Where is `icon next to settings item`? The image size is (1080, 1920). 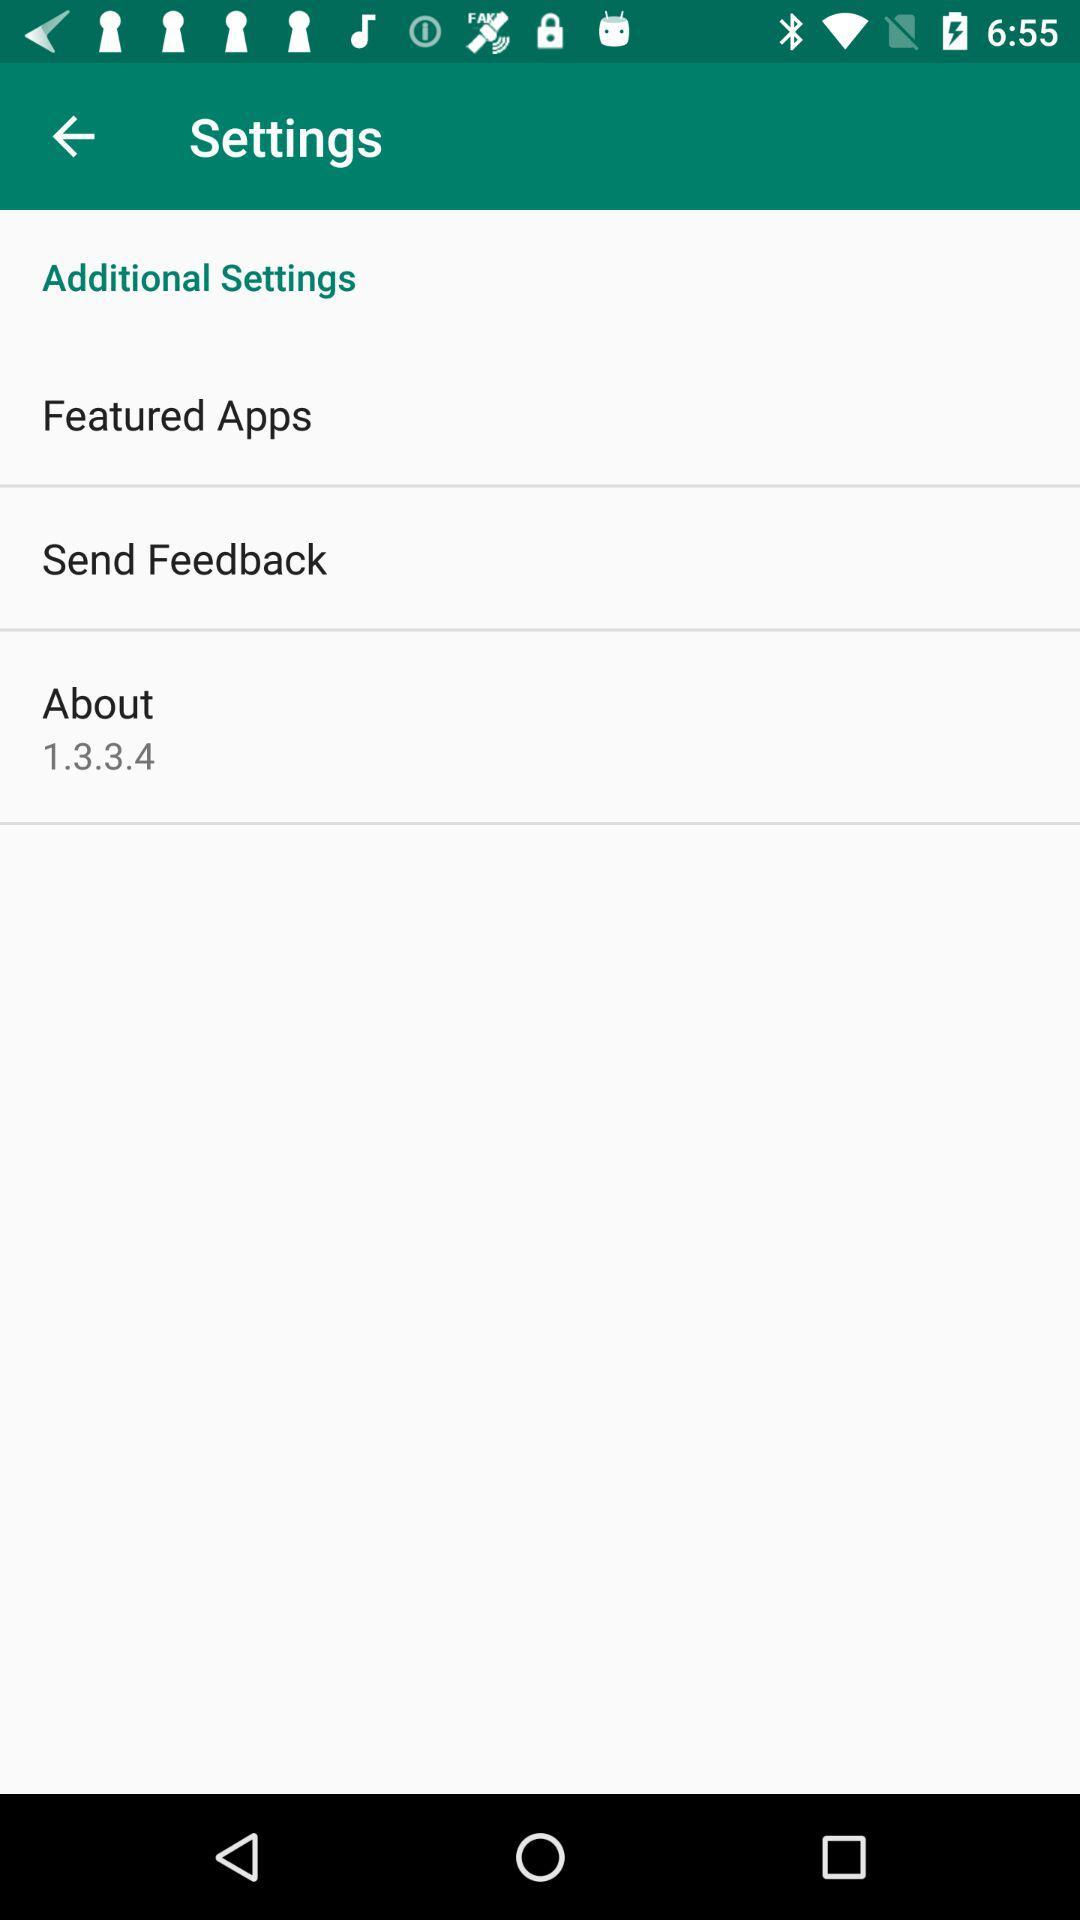
icon next to settings item is located at coordinates (72, 135).